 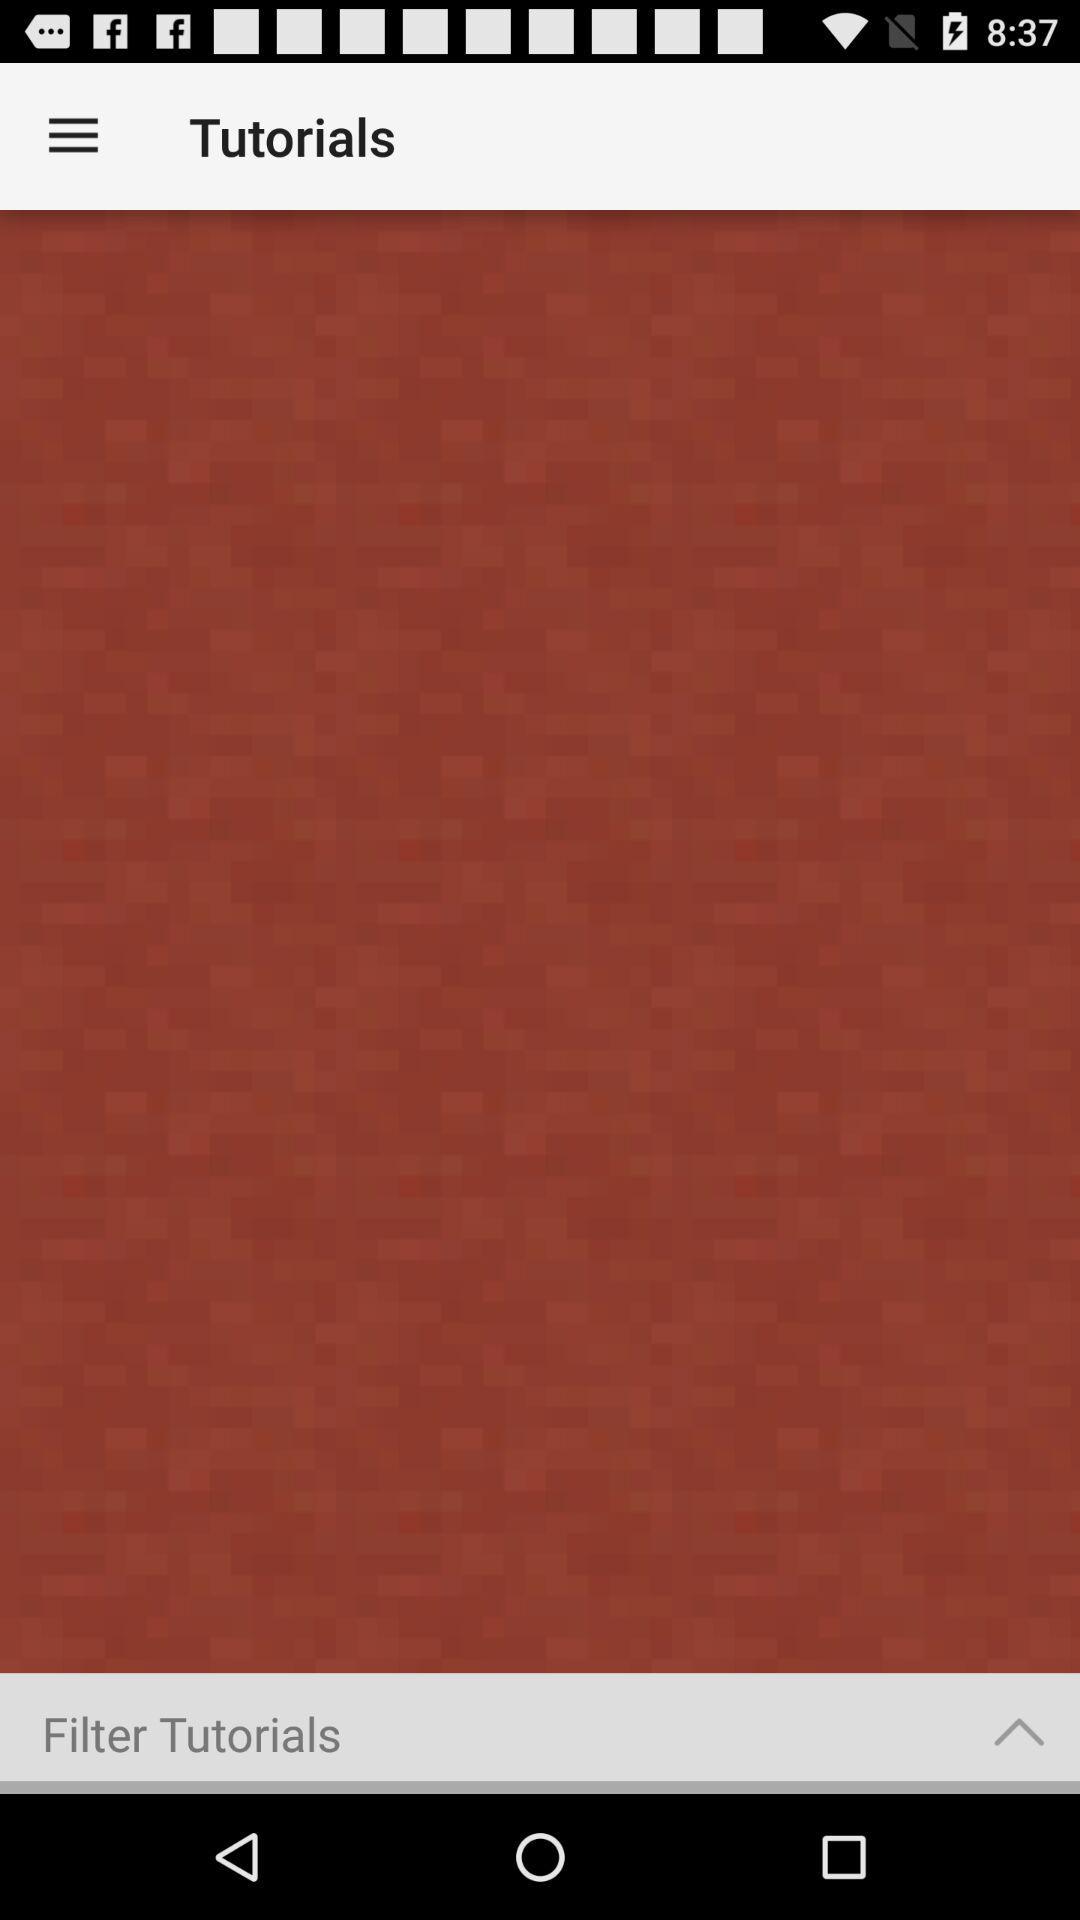 I want to click on the icon to the left of tutorials icon, so click(x=72, y=135).